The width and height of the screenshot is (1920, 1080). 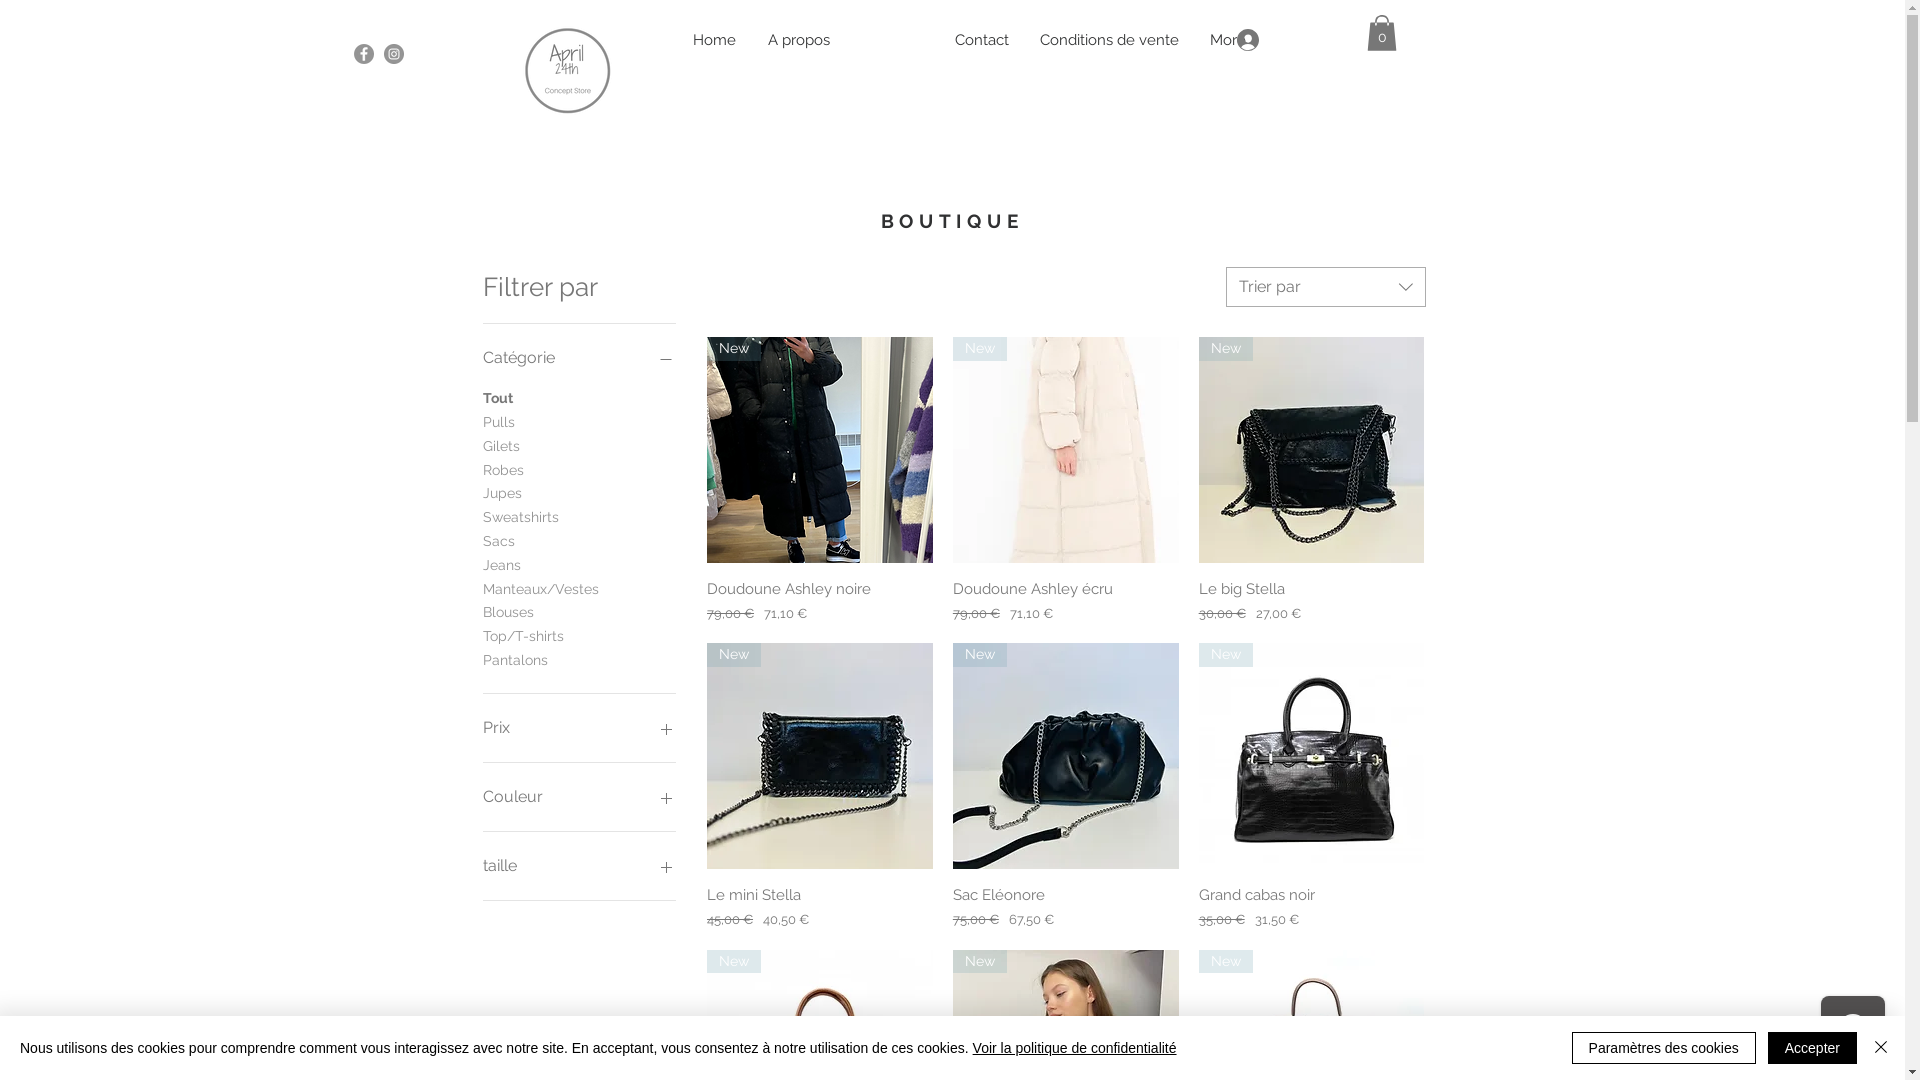 What do you see at coordinates (713, 39) in the screenshot?
I see `'Home'` at bounding box center [713, 39].